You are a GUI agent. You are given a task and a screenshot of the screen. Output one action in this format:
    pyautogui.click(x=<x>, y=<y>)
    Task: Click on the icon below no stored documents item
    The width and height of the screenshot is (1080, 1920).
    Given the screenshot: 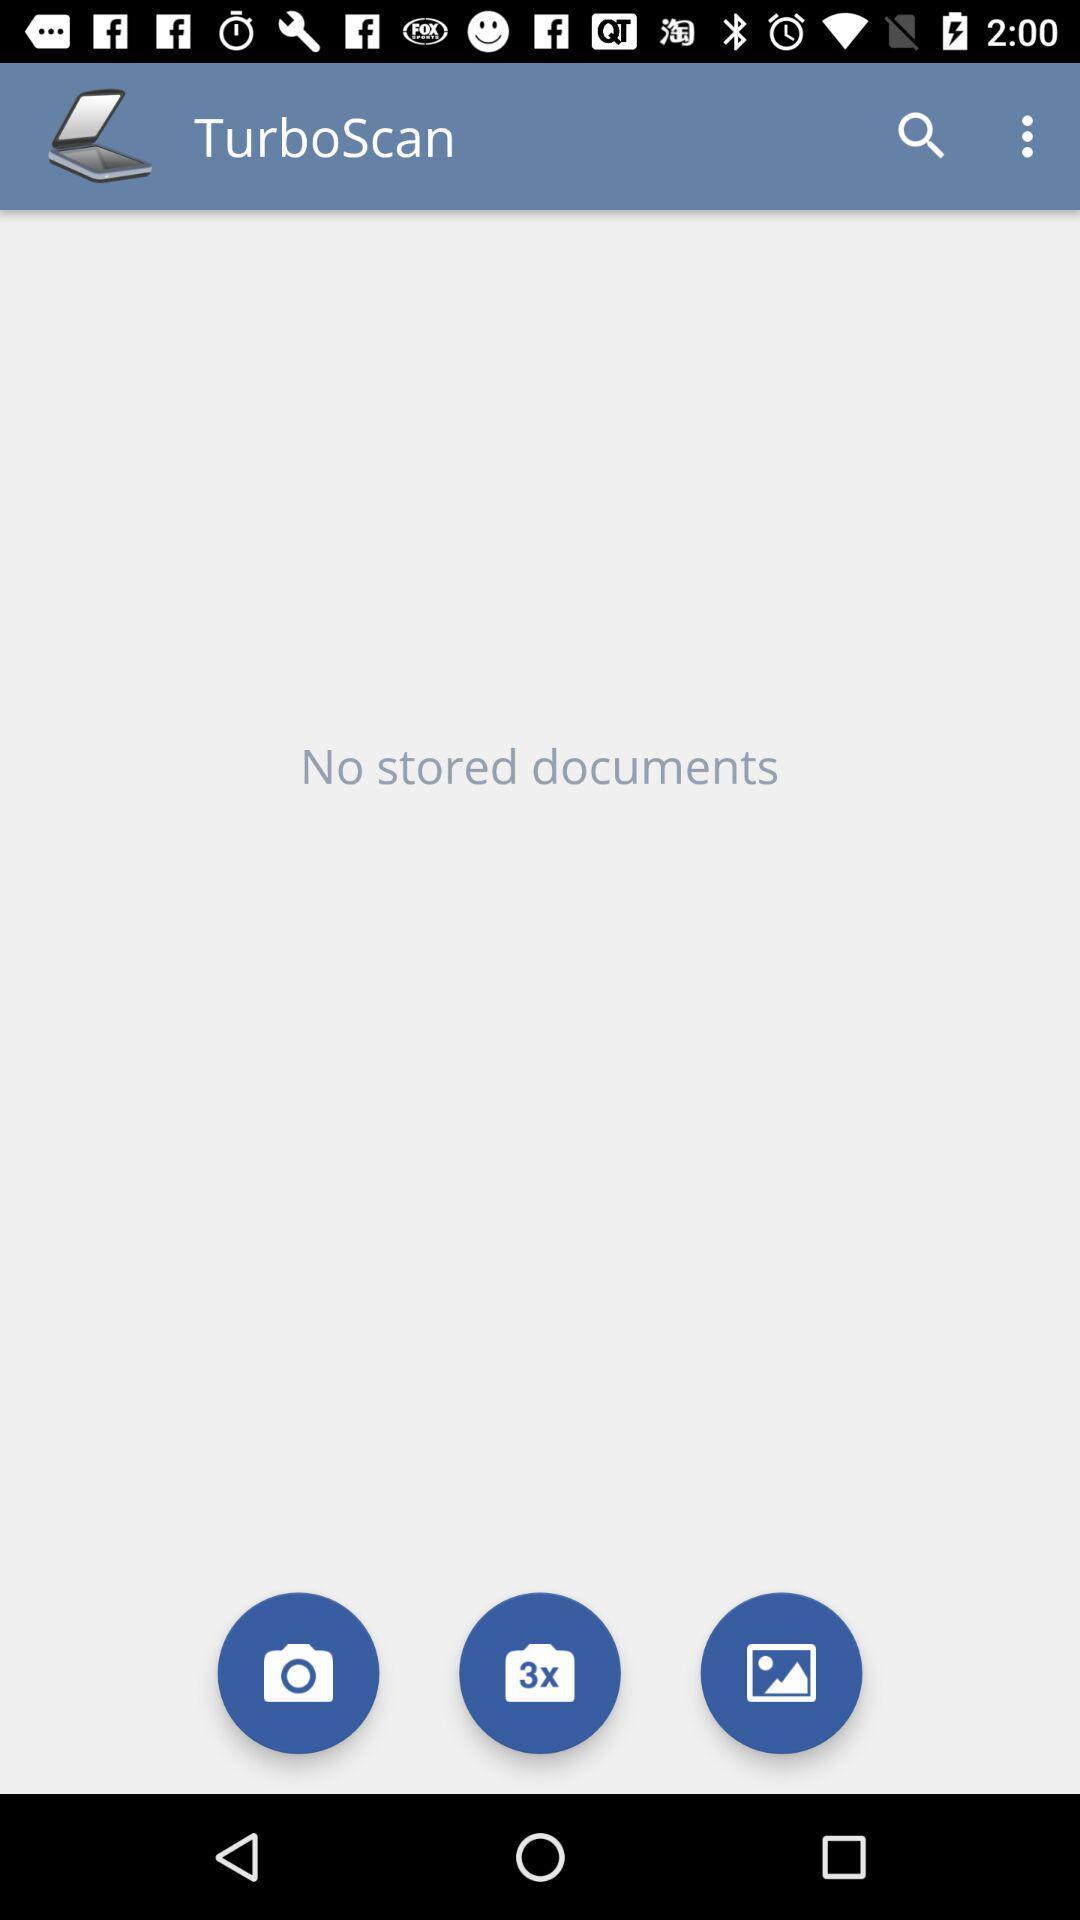 What is the action you would take?
    pyautogui.click(x=540, y=1673)
    